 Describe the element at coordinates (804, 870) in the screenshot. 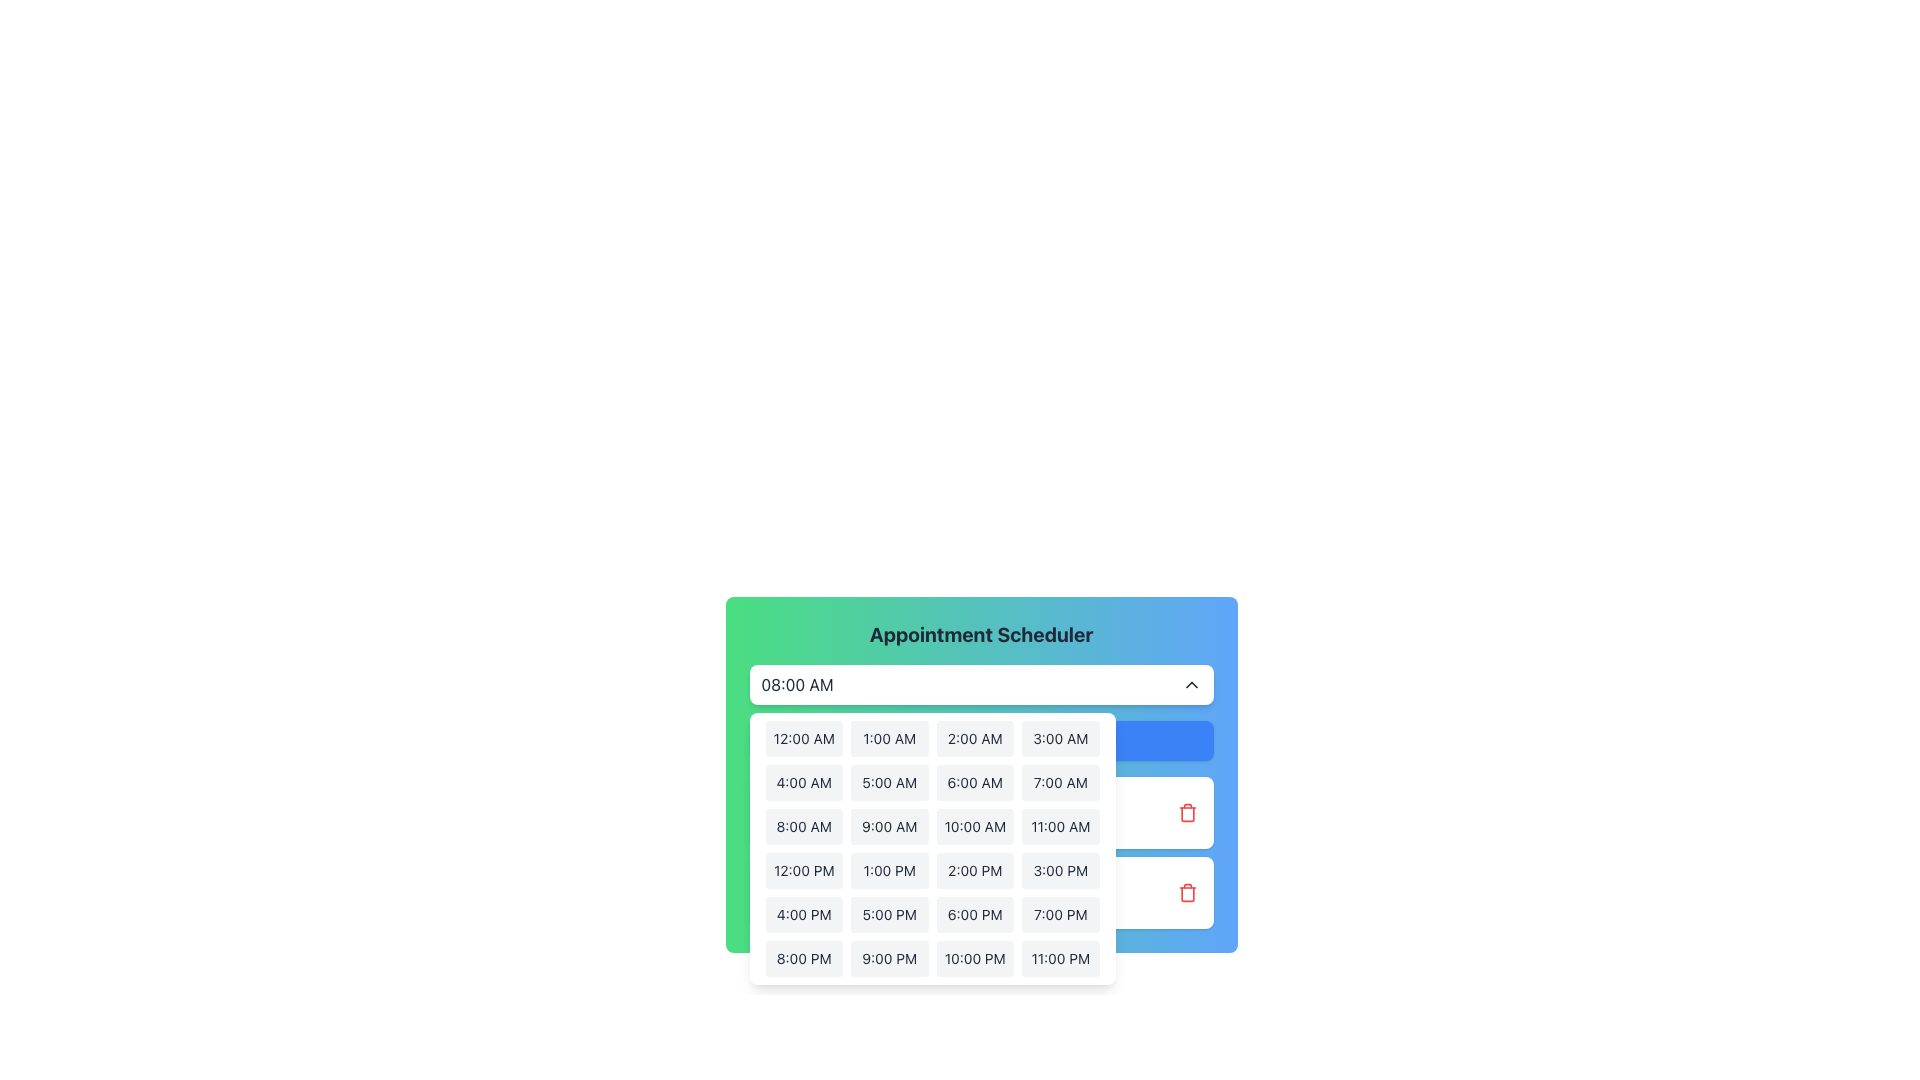

I see `the time slot button labeled '12:00 PM' with a light gray background in the Appointment Scheduler interface` at that location.